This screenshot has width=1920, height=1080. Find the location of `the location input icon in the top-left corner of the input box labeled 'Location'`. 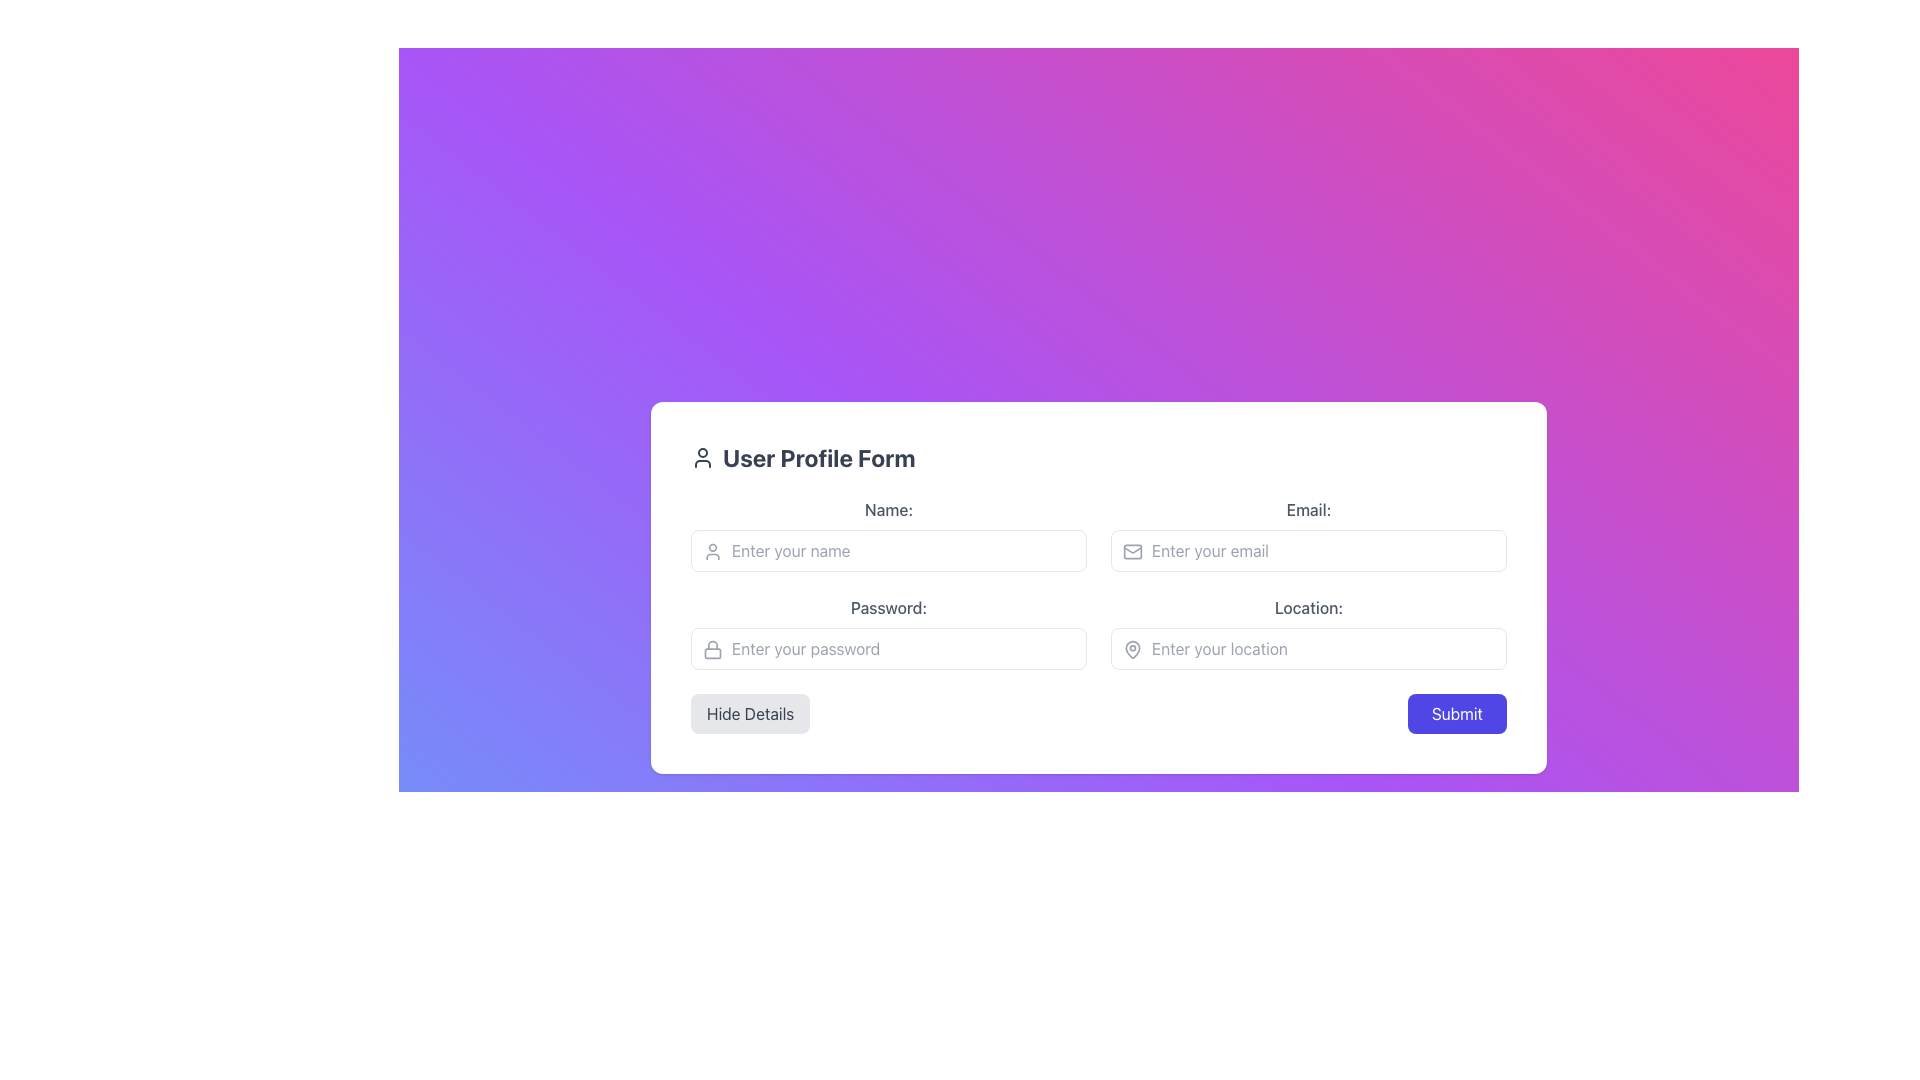

the location input icon in the top-left corner of the input box labeled 'Location' is located at coordinates (1132, 650).